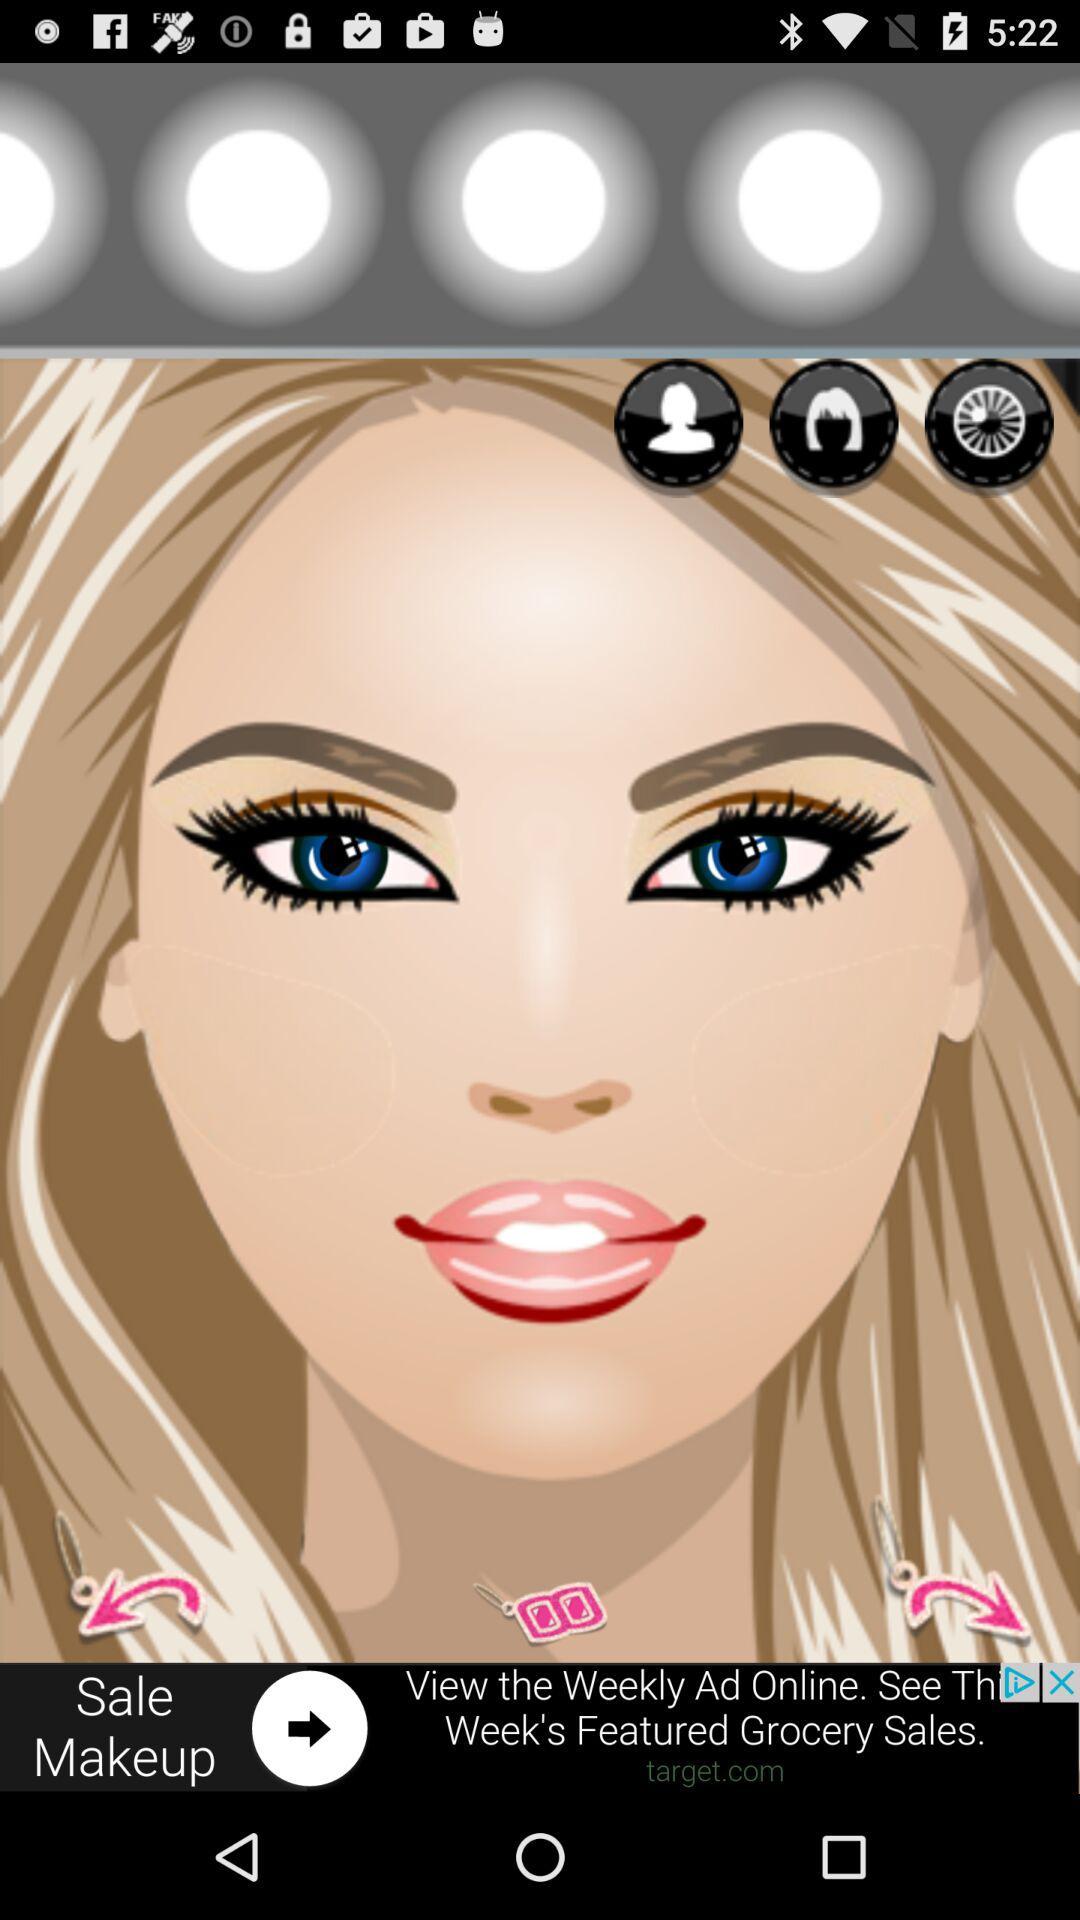  Describe the element at coordinates (988, 427) in the screenshot. I see `third icon which is on the right side of the page` at that location.